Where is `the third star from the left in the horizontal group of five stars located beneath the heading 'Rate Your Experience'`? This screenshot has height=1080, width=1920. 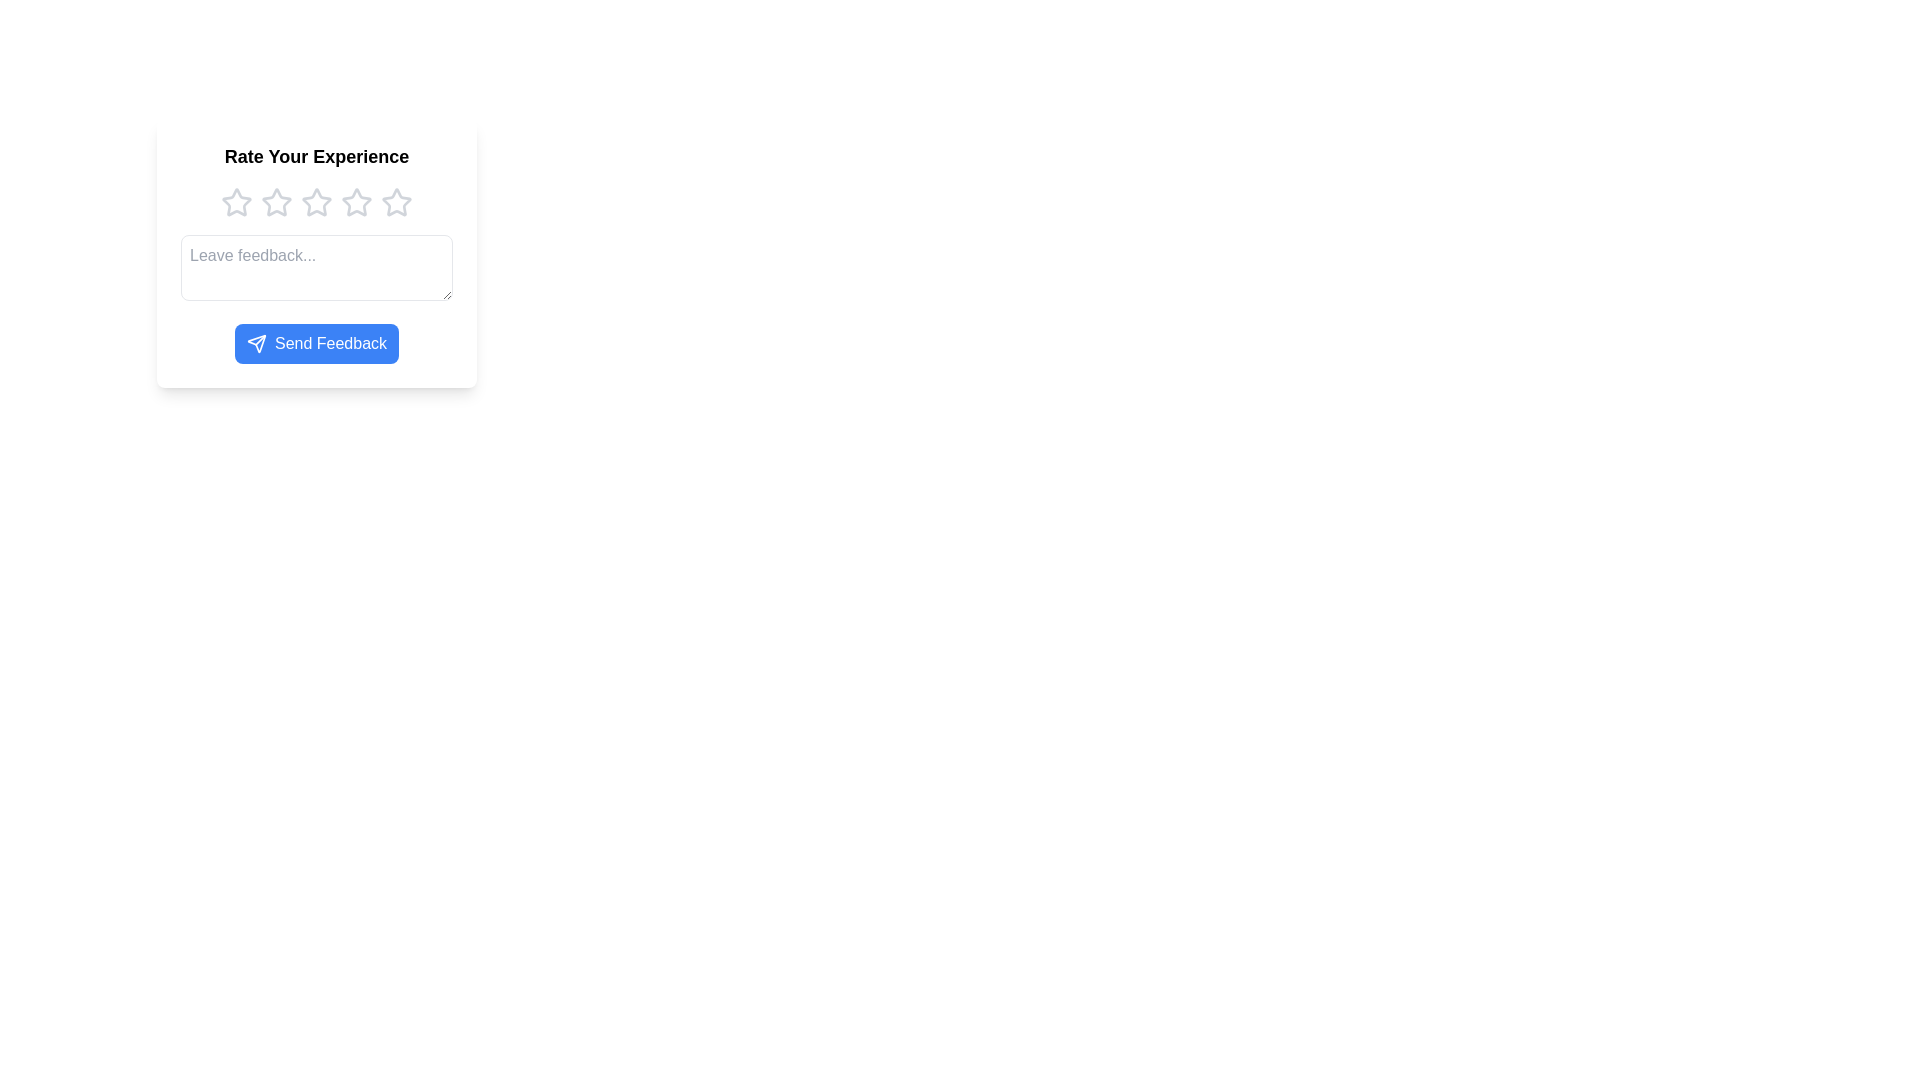 the third star from the left in the horizontal group of five stars located beneath the heading 'Rate Your Experience' is located at coordinates (315, 203).